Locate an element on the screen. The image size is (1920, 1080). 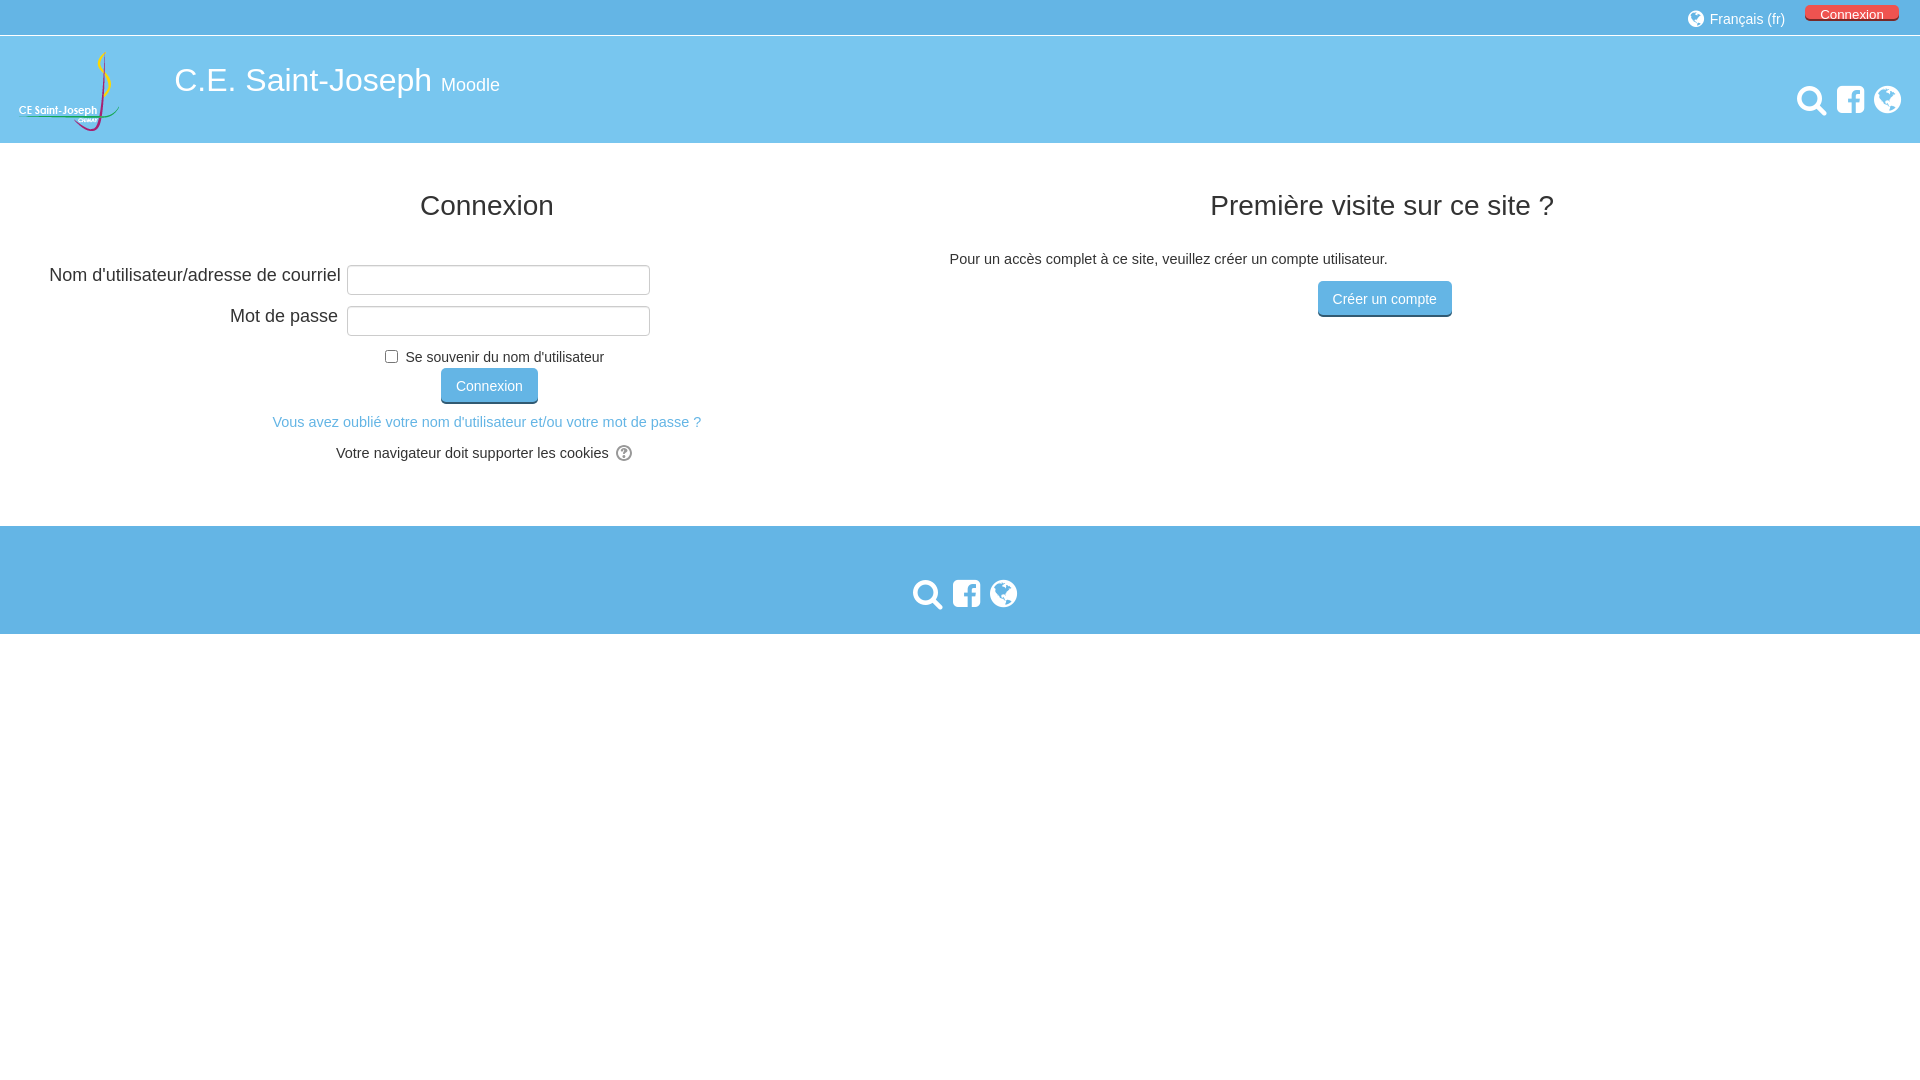
'Aide sur Votre navigateur doit supporter les cookies' is located at coordinates (624, 452).